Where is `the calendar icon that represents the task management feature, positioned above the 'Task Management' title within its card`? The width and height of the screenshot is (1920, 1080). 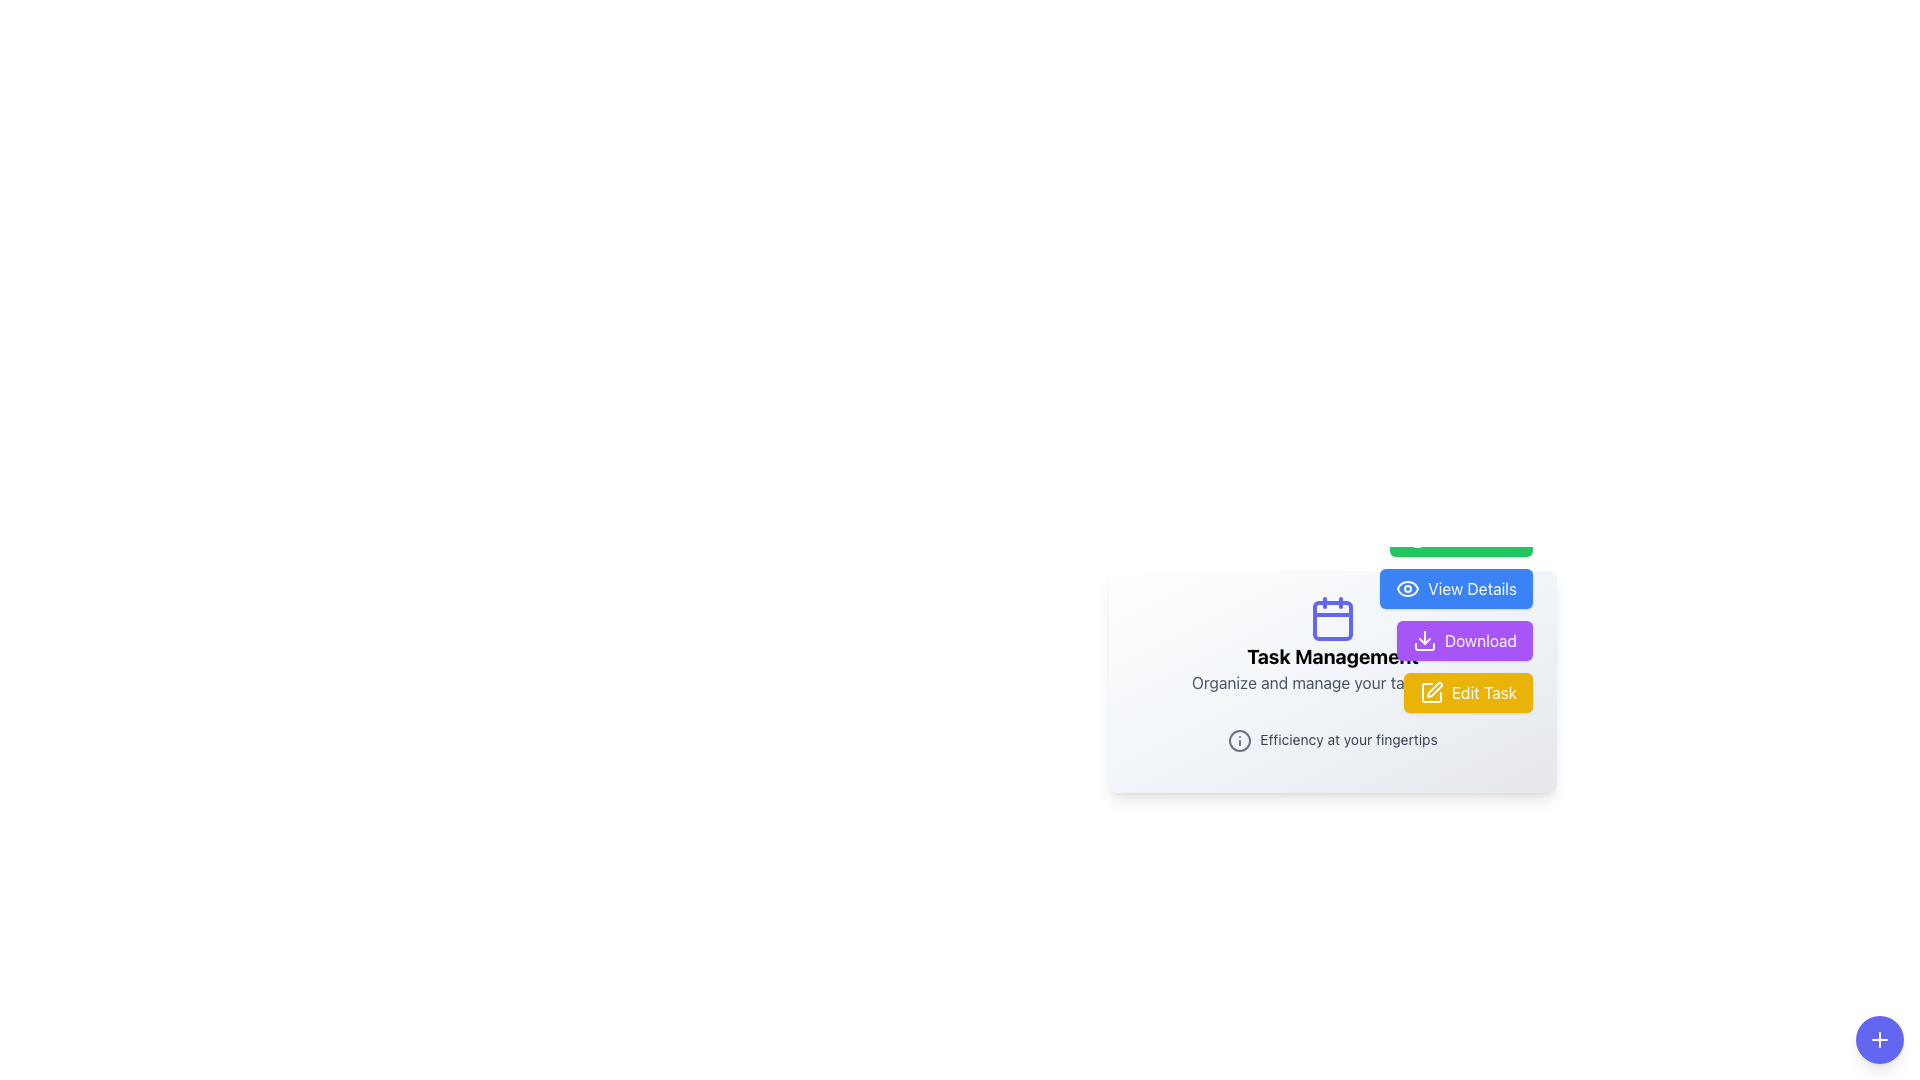 the calendar icon that represents the task management feature, positioned above the 'Task Management' title within its card is located at coordinates (1333, 617).